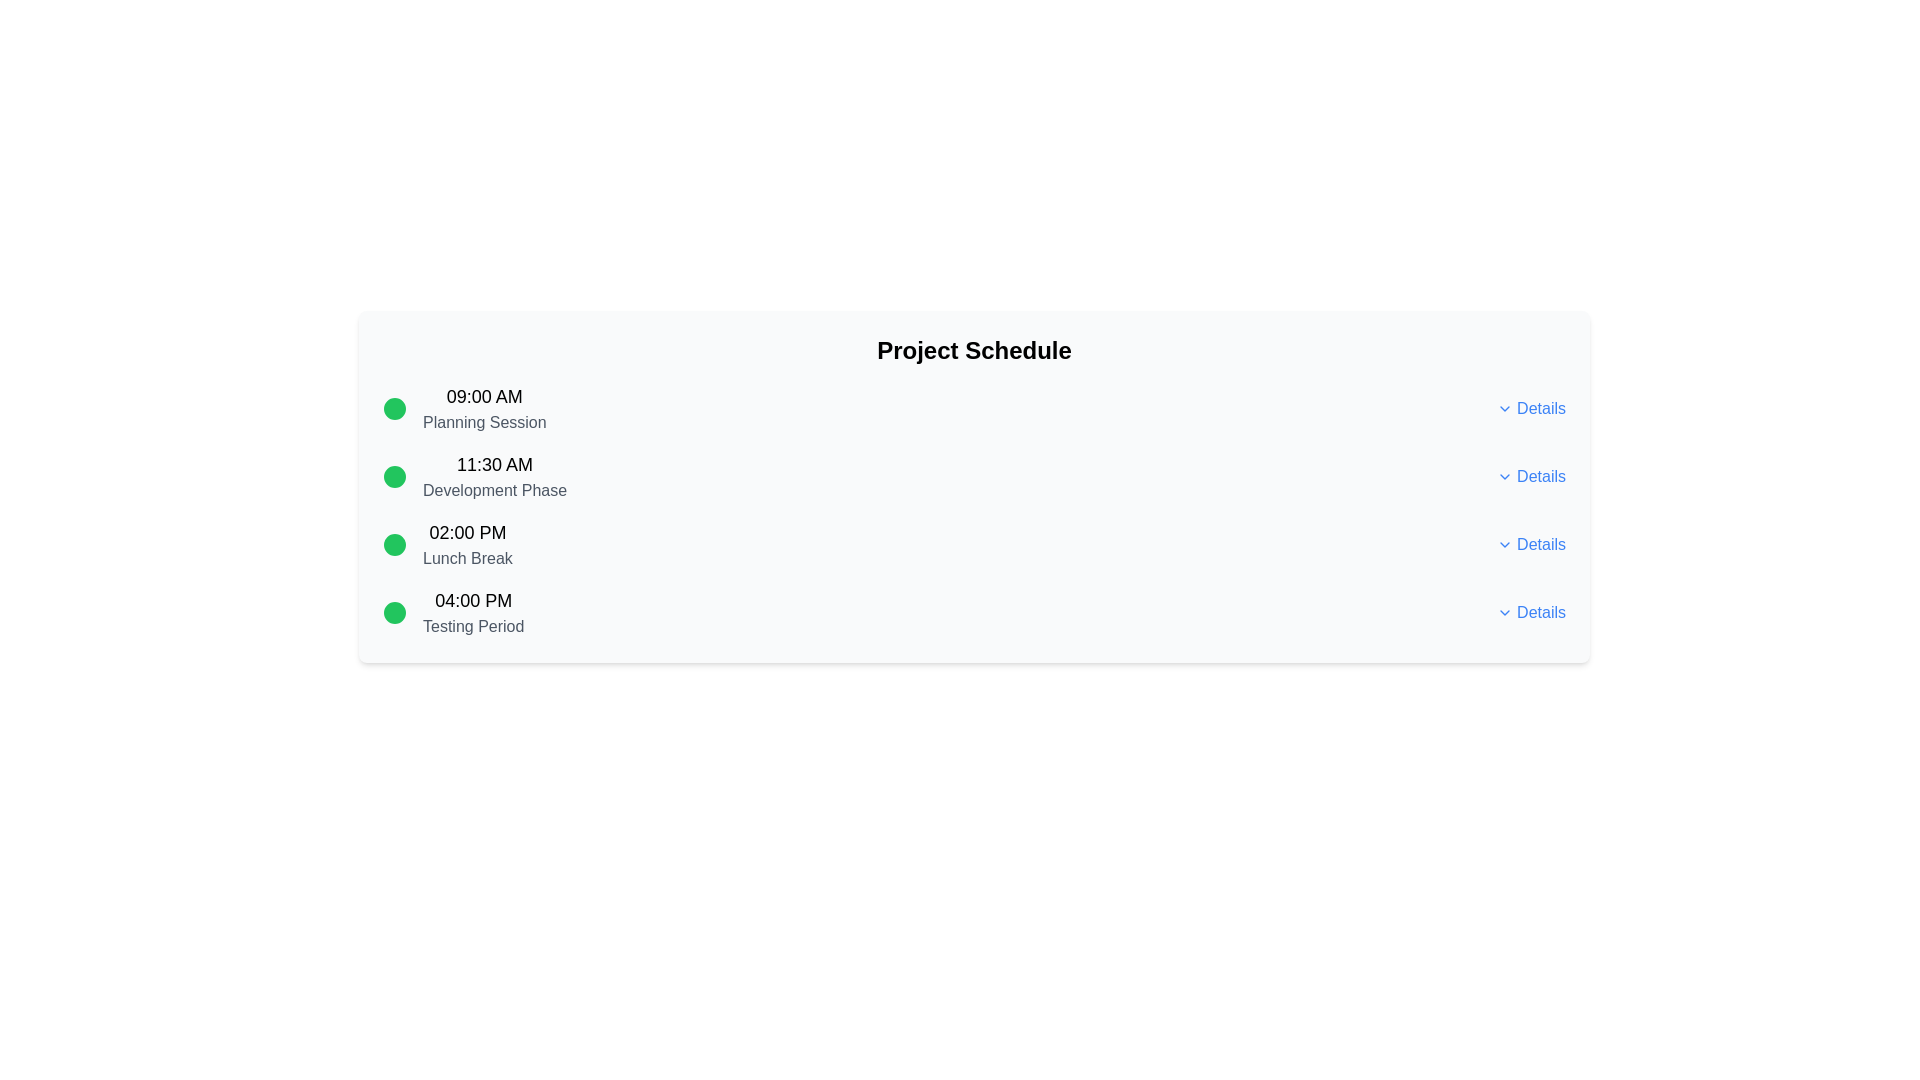 The image size is (1920, 1080). I want to click on the Text Label that serves as the title for the schedule panel, located at the top of the panel and centered above the time-based sections, so click(974, 350).